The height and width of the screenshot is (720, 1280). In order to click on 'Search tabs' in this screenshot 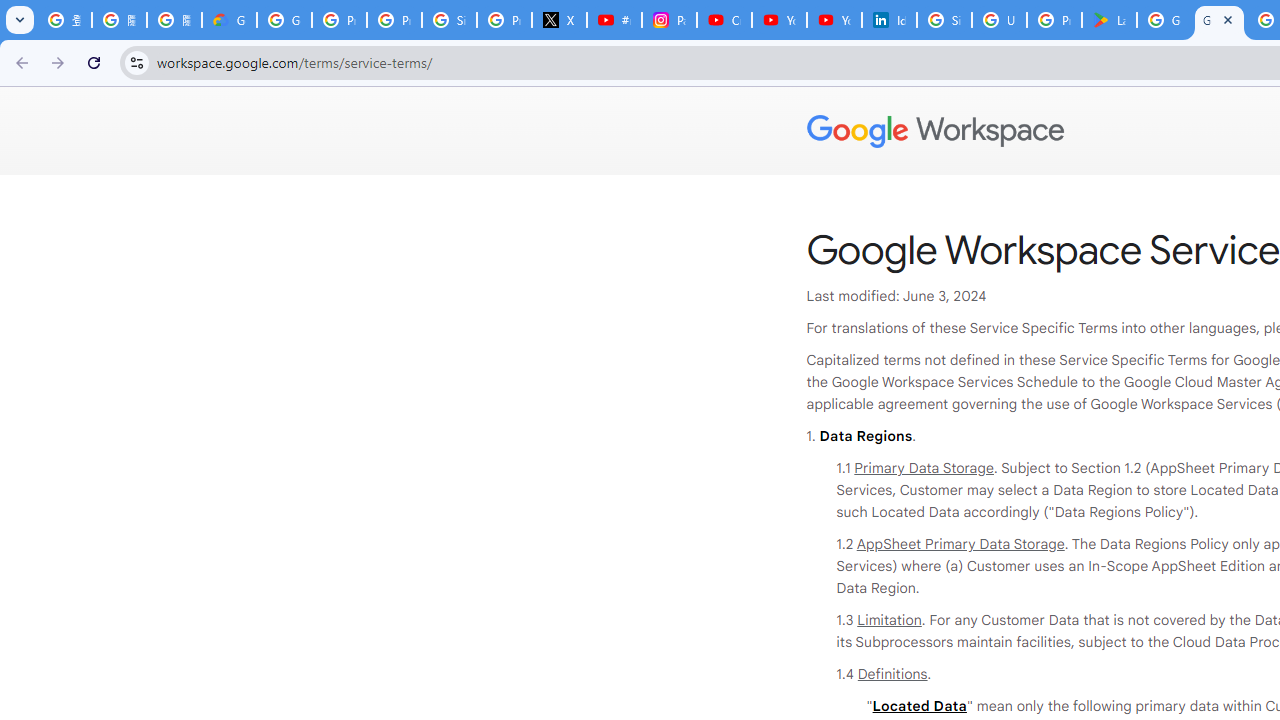, I will do `click(20, 20)`.